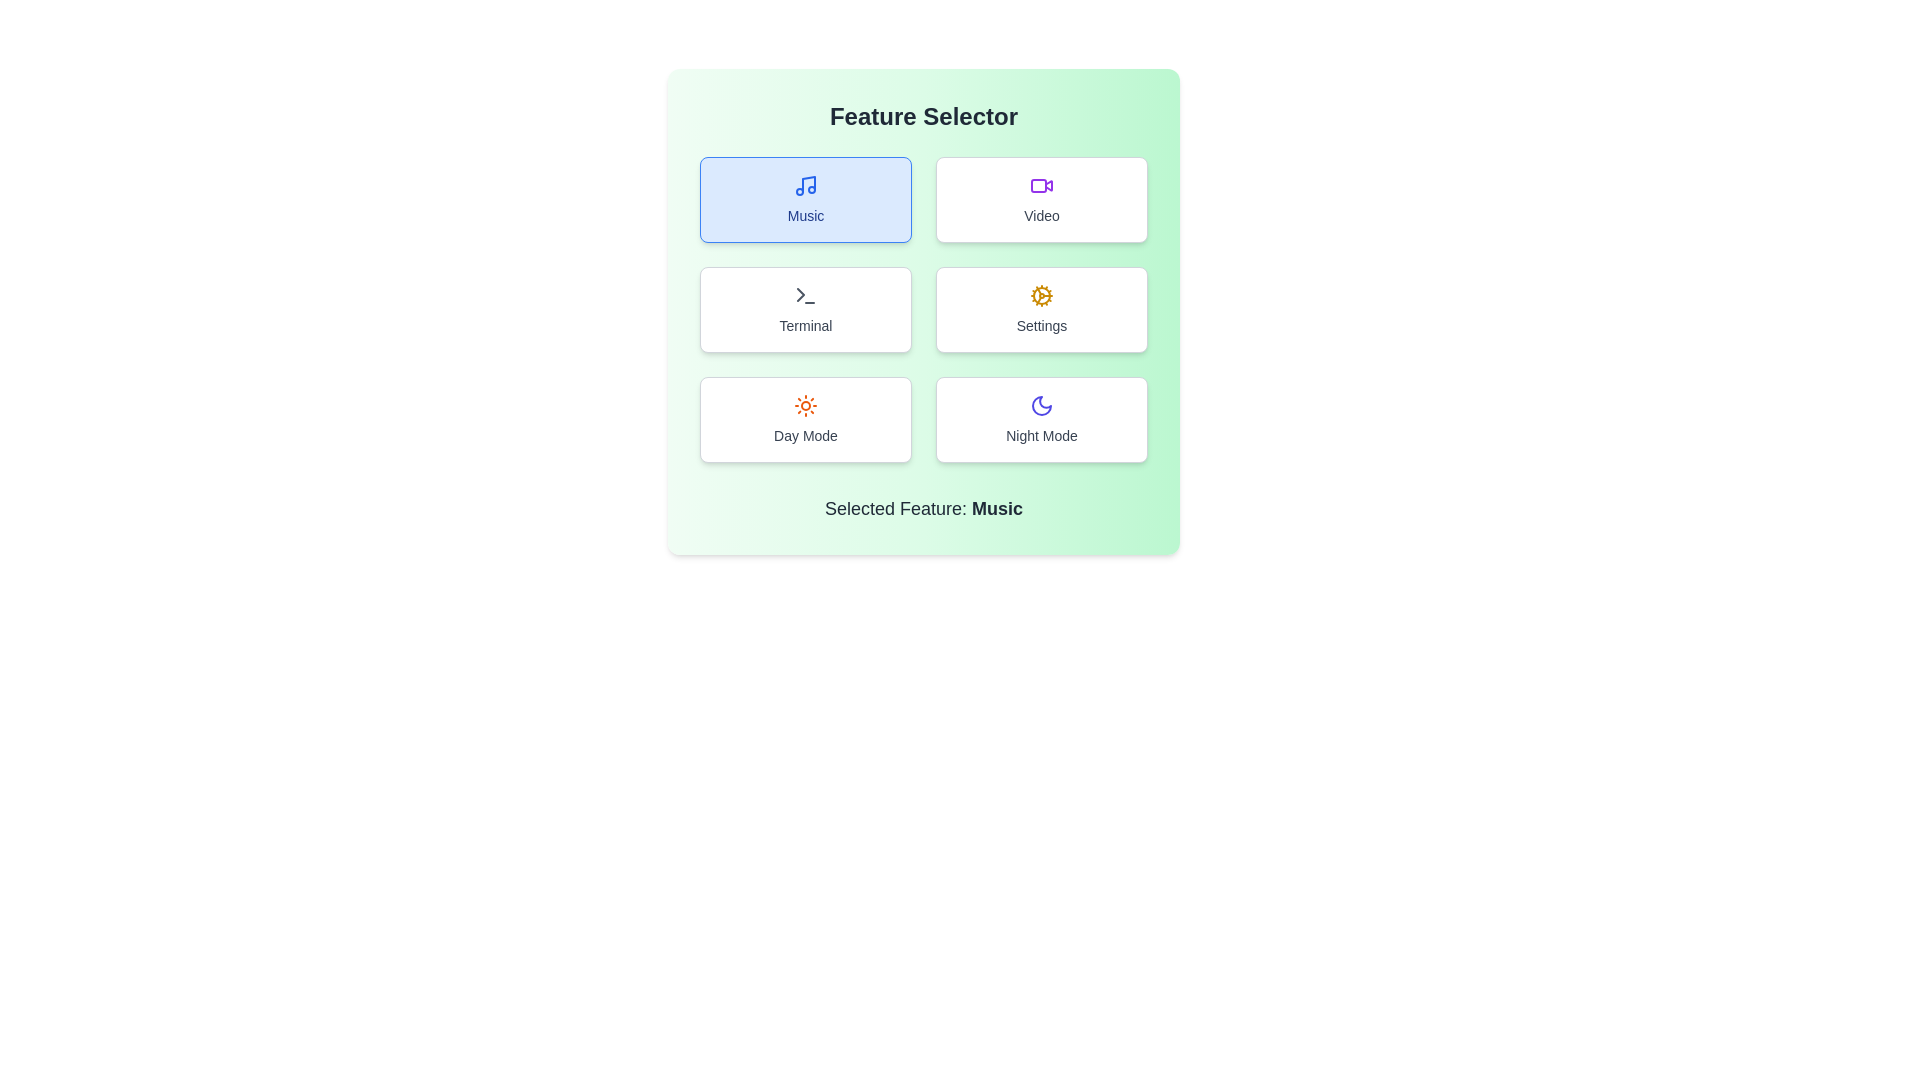  Describe the element at coordinates (997, 508) in the screenshot. I see `the bold text label displaying 'Music', which is part of the sentence 'Selected Feature: Music' located near the bottom of the interface` at that location.